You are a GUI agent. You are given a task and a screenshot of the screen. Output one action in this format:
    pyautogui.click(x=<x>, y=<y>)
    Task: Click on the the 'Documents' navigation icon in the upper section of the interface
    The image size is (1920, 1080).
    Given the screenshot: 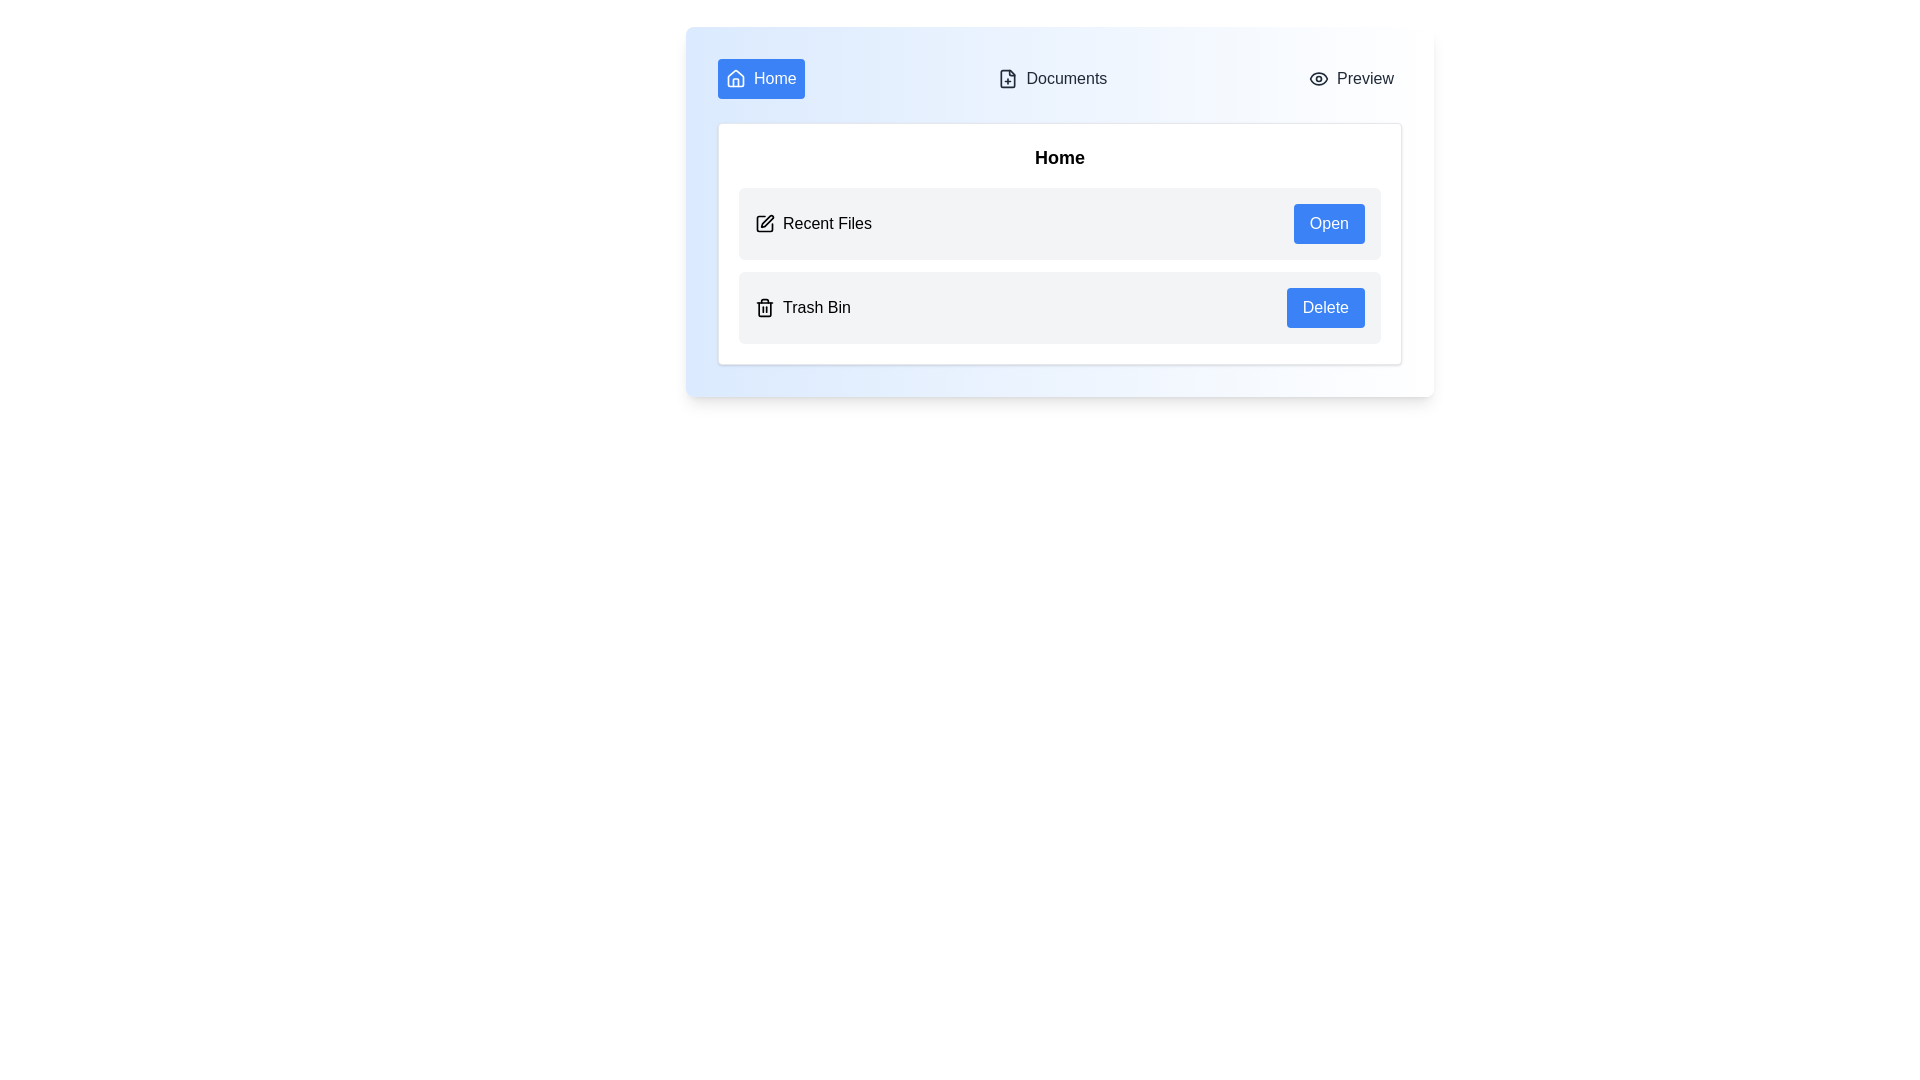 What is the action you would take?
    pyautogui.click(x=1008, y=77)
    